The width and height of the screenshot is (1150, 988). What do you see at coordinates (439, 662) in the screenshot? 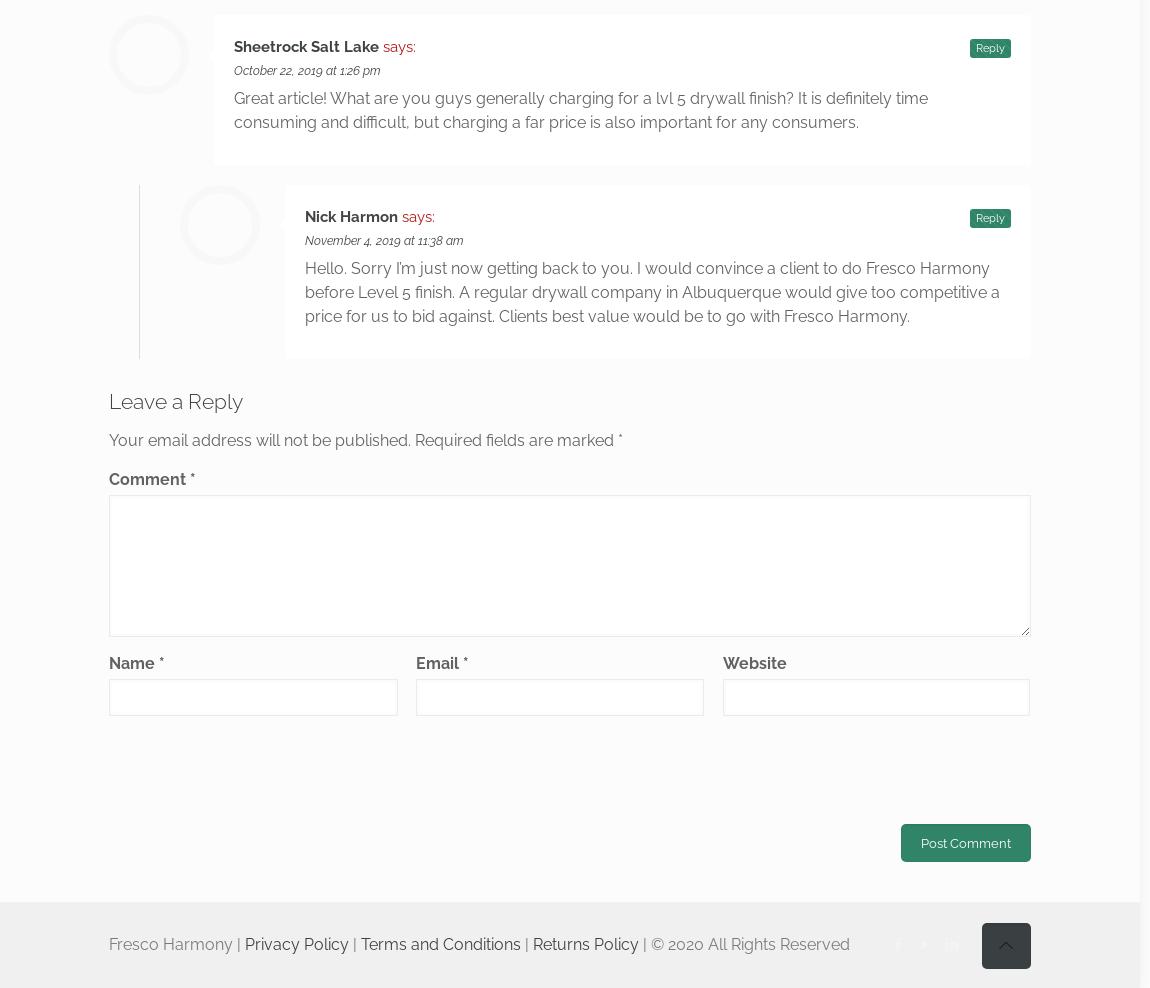
I see `'Email'` at bounding box center [439, 662].